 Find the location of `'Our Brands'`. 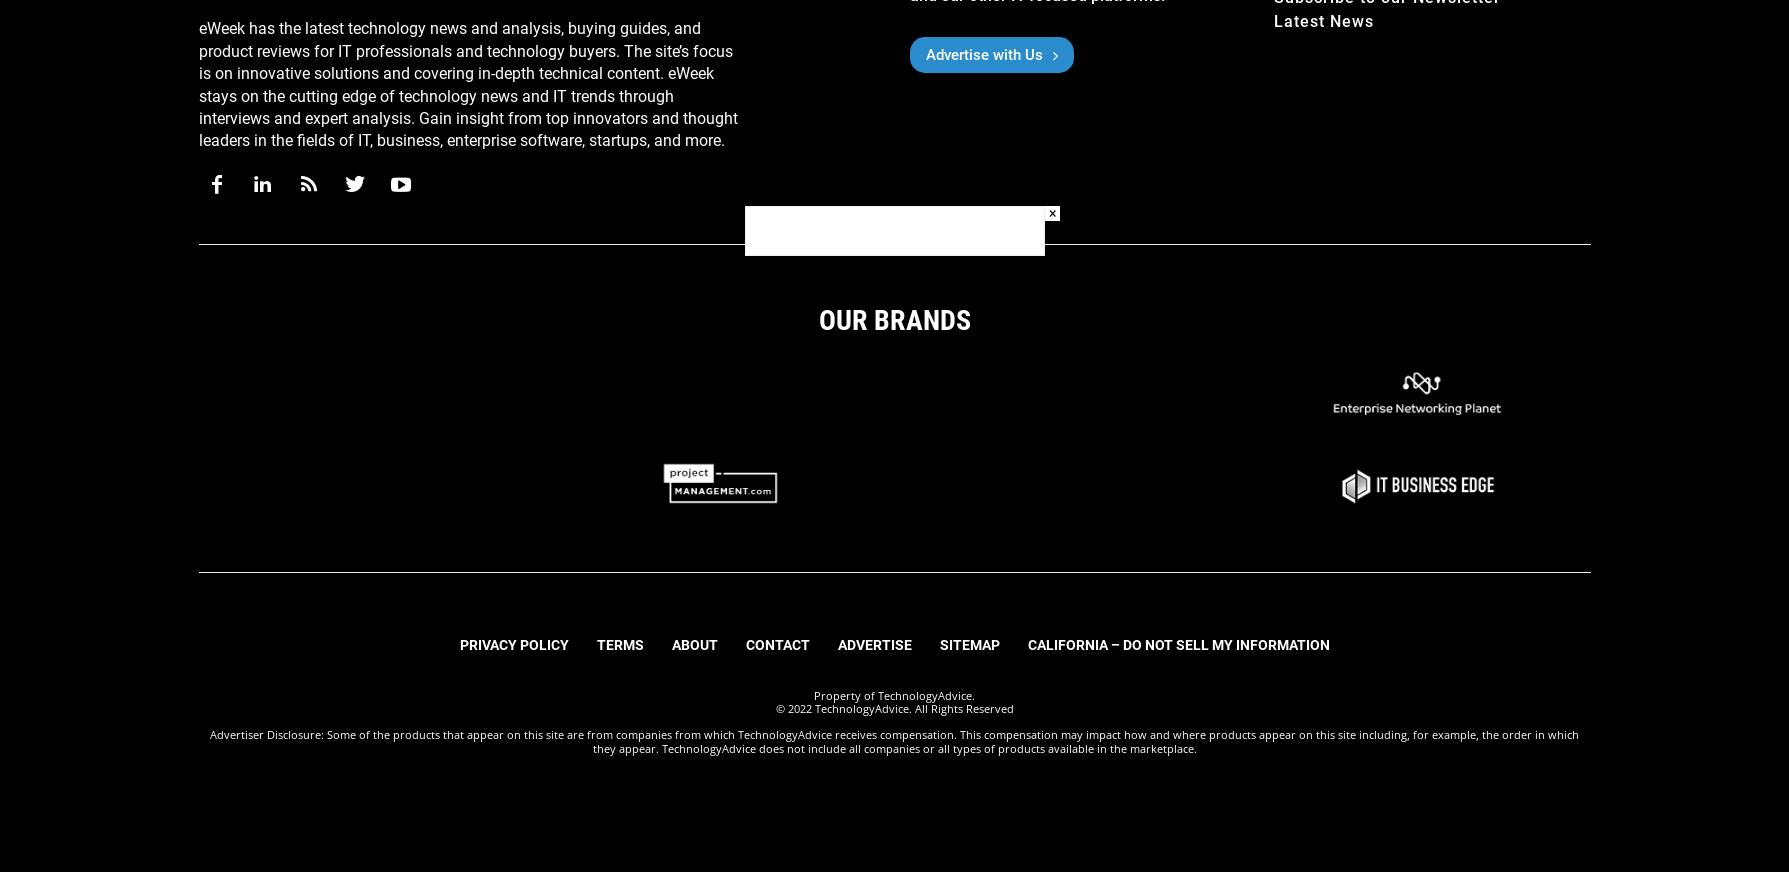

'Our Brands' is located at coordinates (817, 318).